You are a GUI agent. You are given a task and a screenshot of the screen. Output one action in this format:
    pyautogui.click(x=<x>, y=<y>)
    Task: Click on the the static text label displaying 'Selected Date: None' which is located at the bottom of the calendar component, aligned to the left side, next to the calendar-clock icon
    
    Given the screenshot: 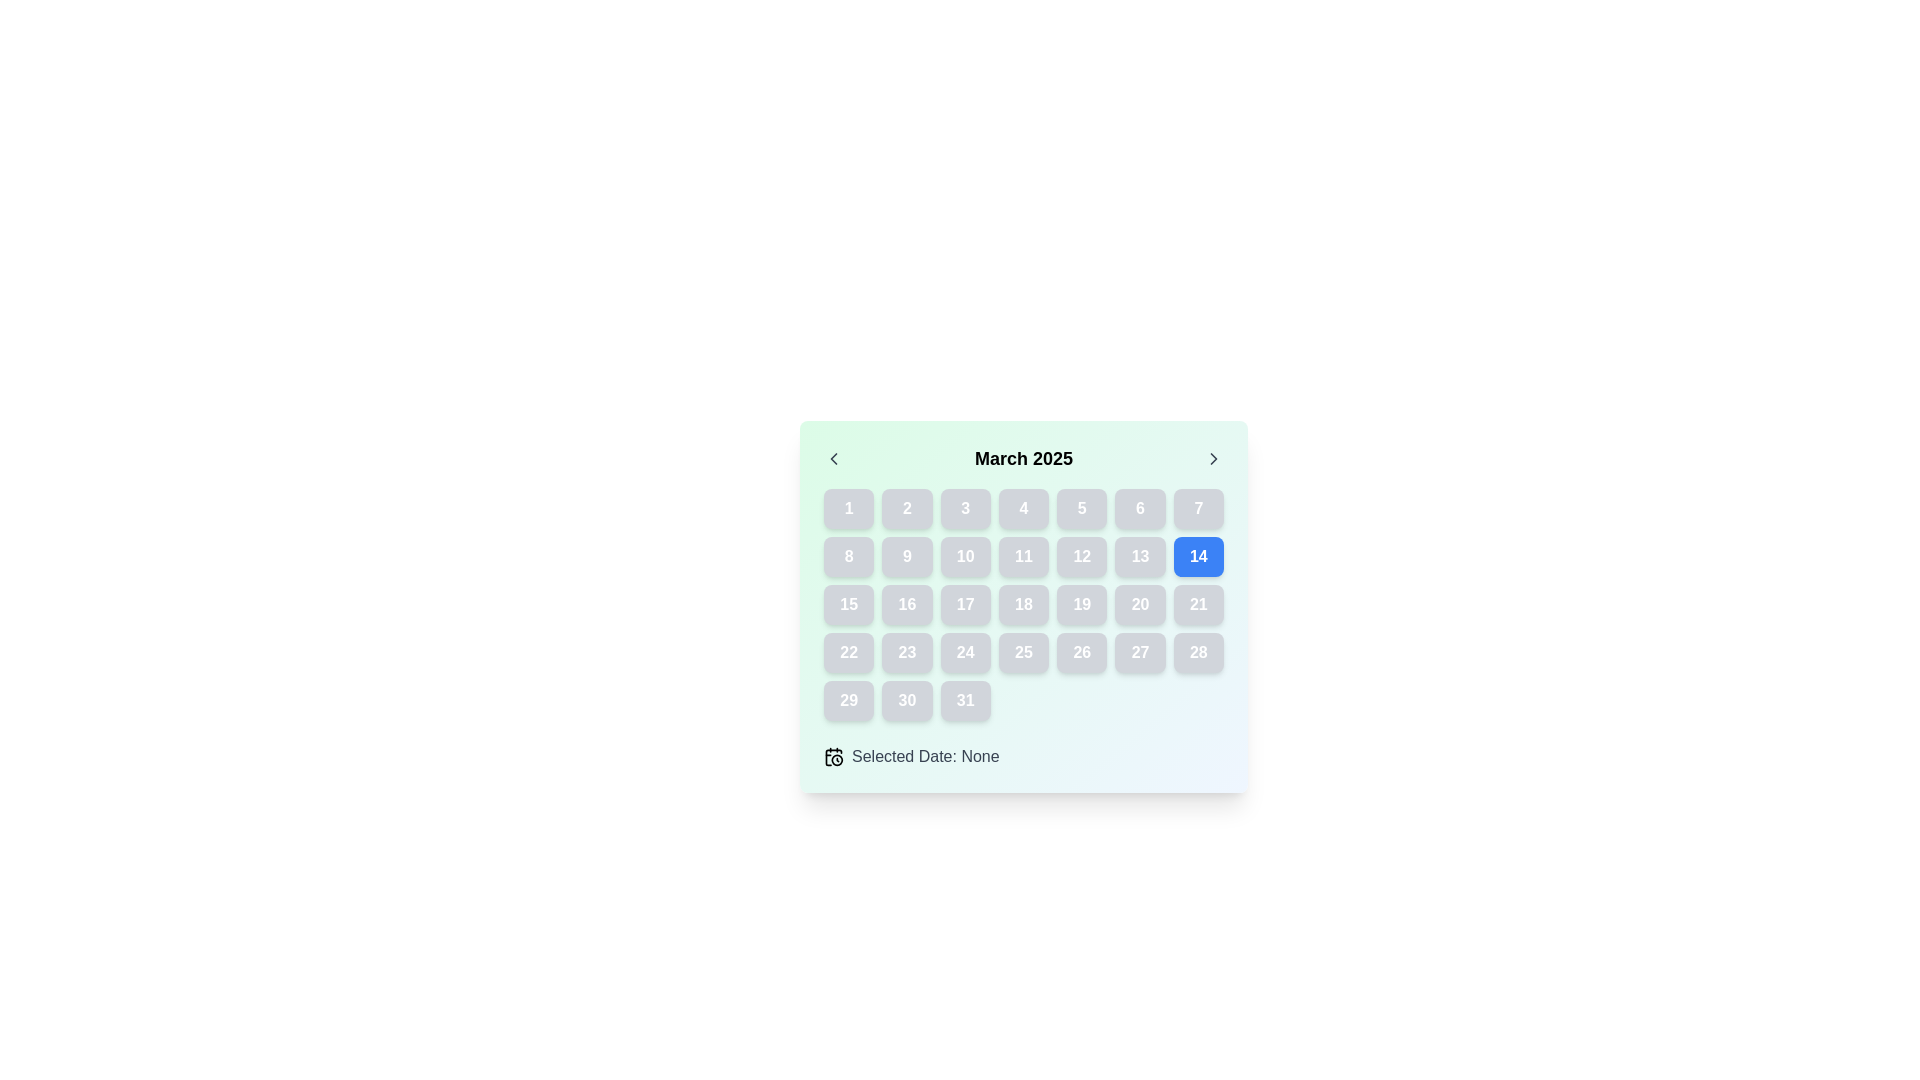 What is the action you would take?
    pyautogui.click(x=924, y=756)
    